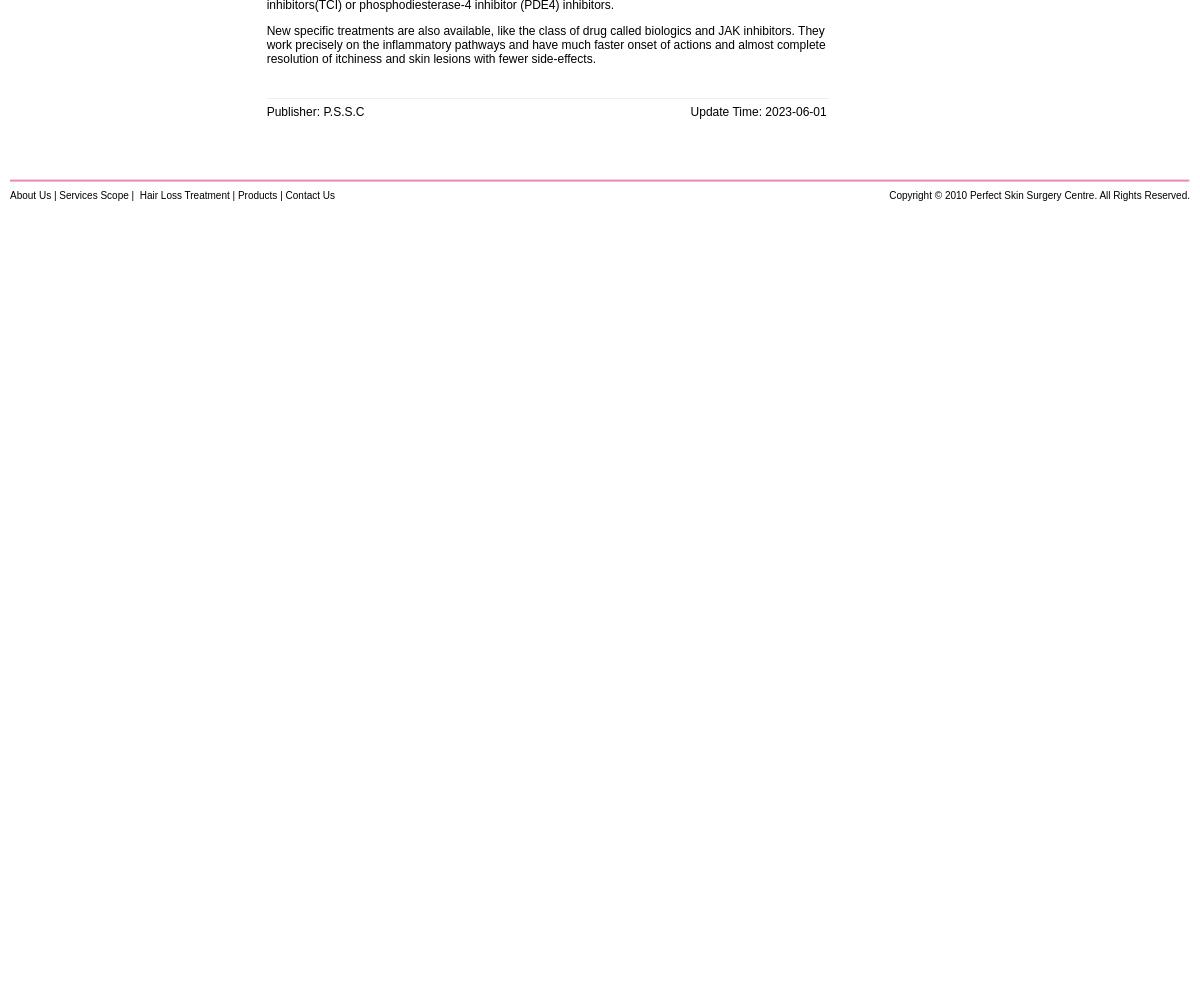 The width and height of the screenshot is (1200, 1000). What do you see at coordinates (59, 194) in the screenshot?
I see `'Services Scope'` at bounding box center [59, 194].